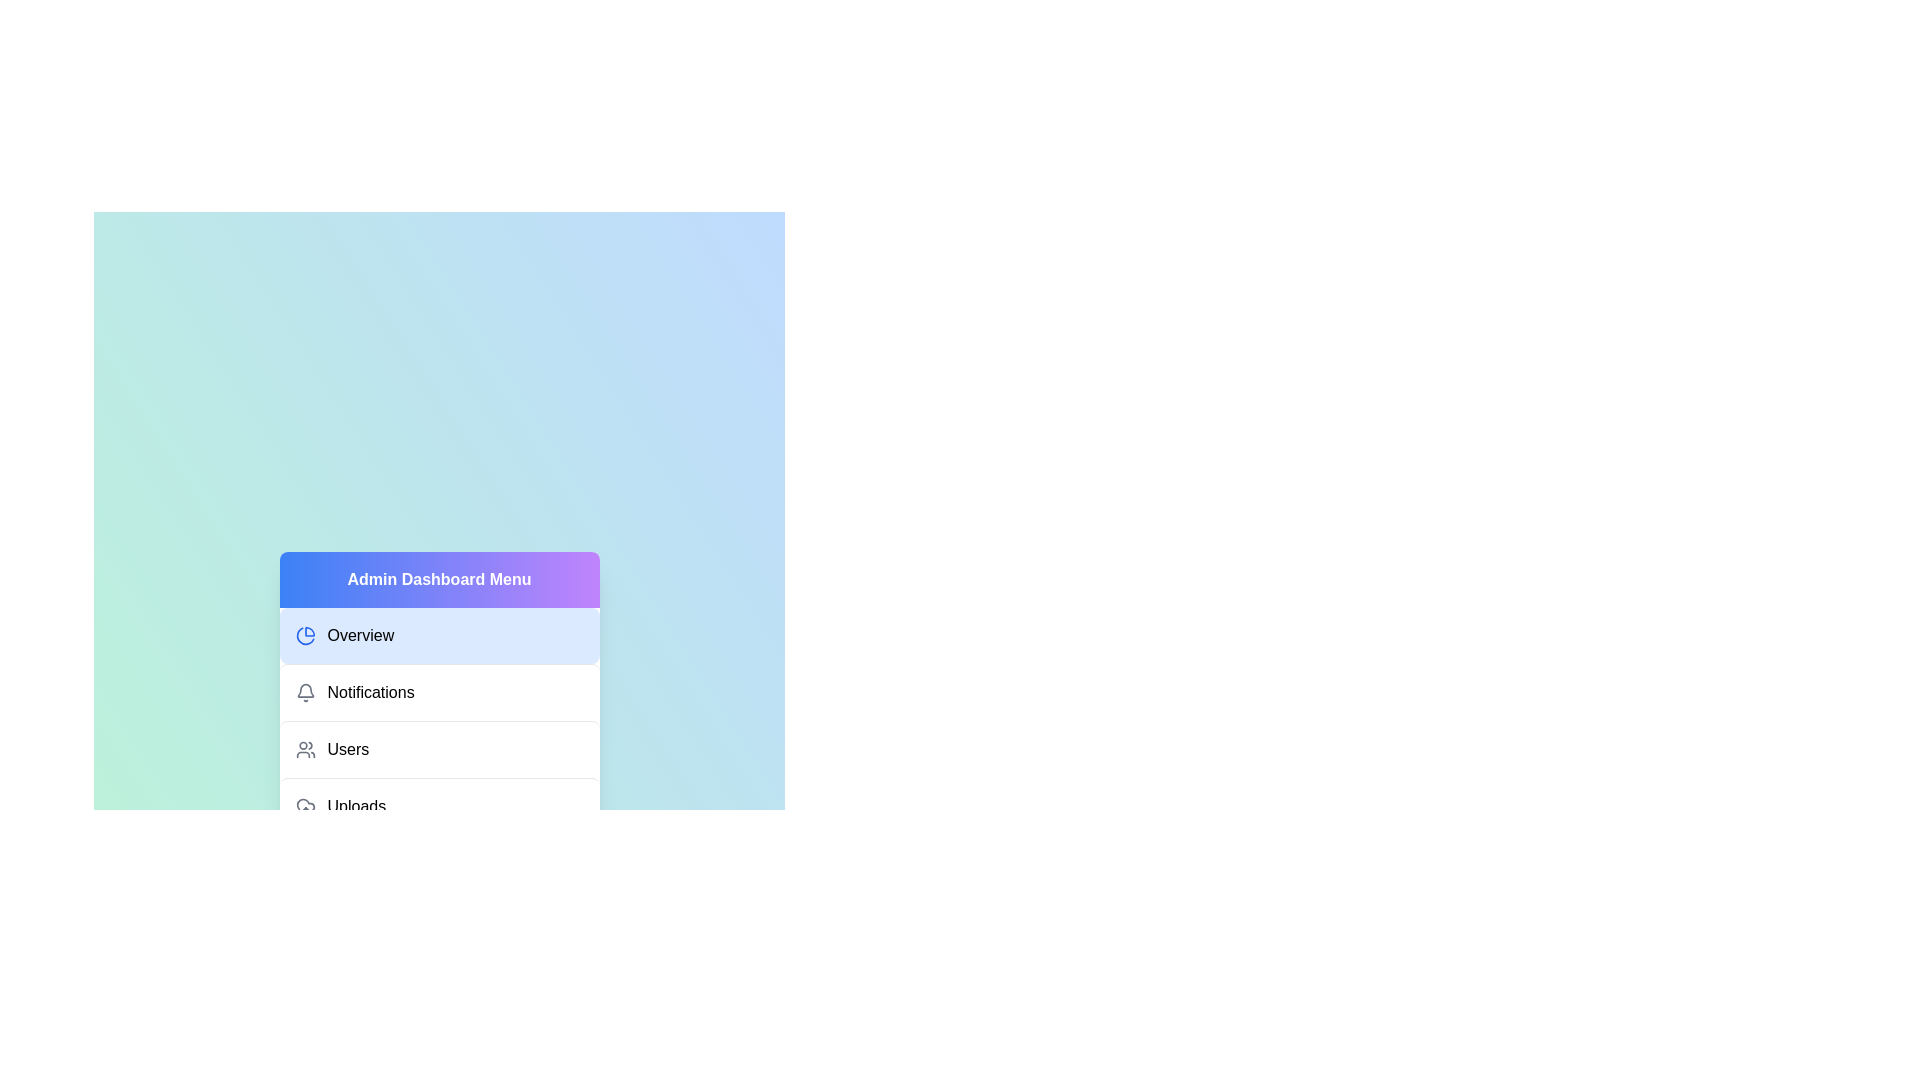 The height and width of the screenshot is (1080, 1920). I want to click on the header text of the menu to inspect its content, so click(438, 579).